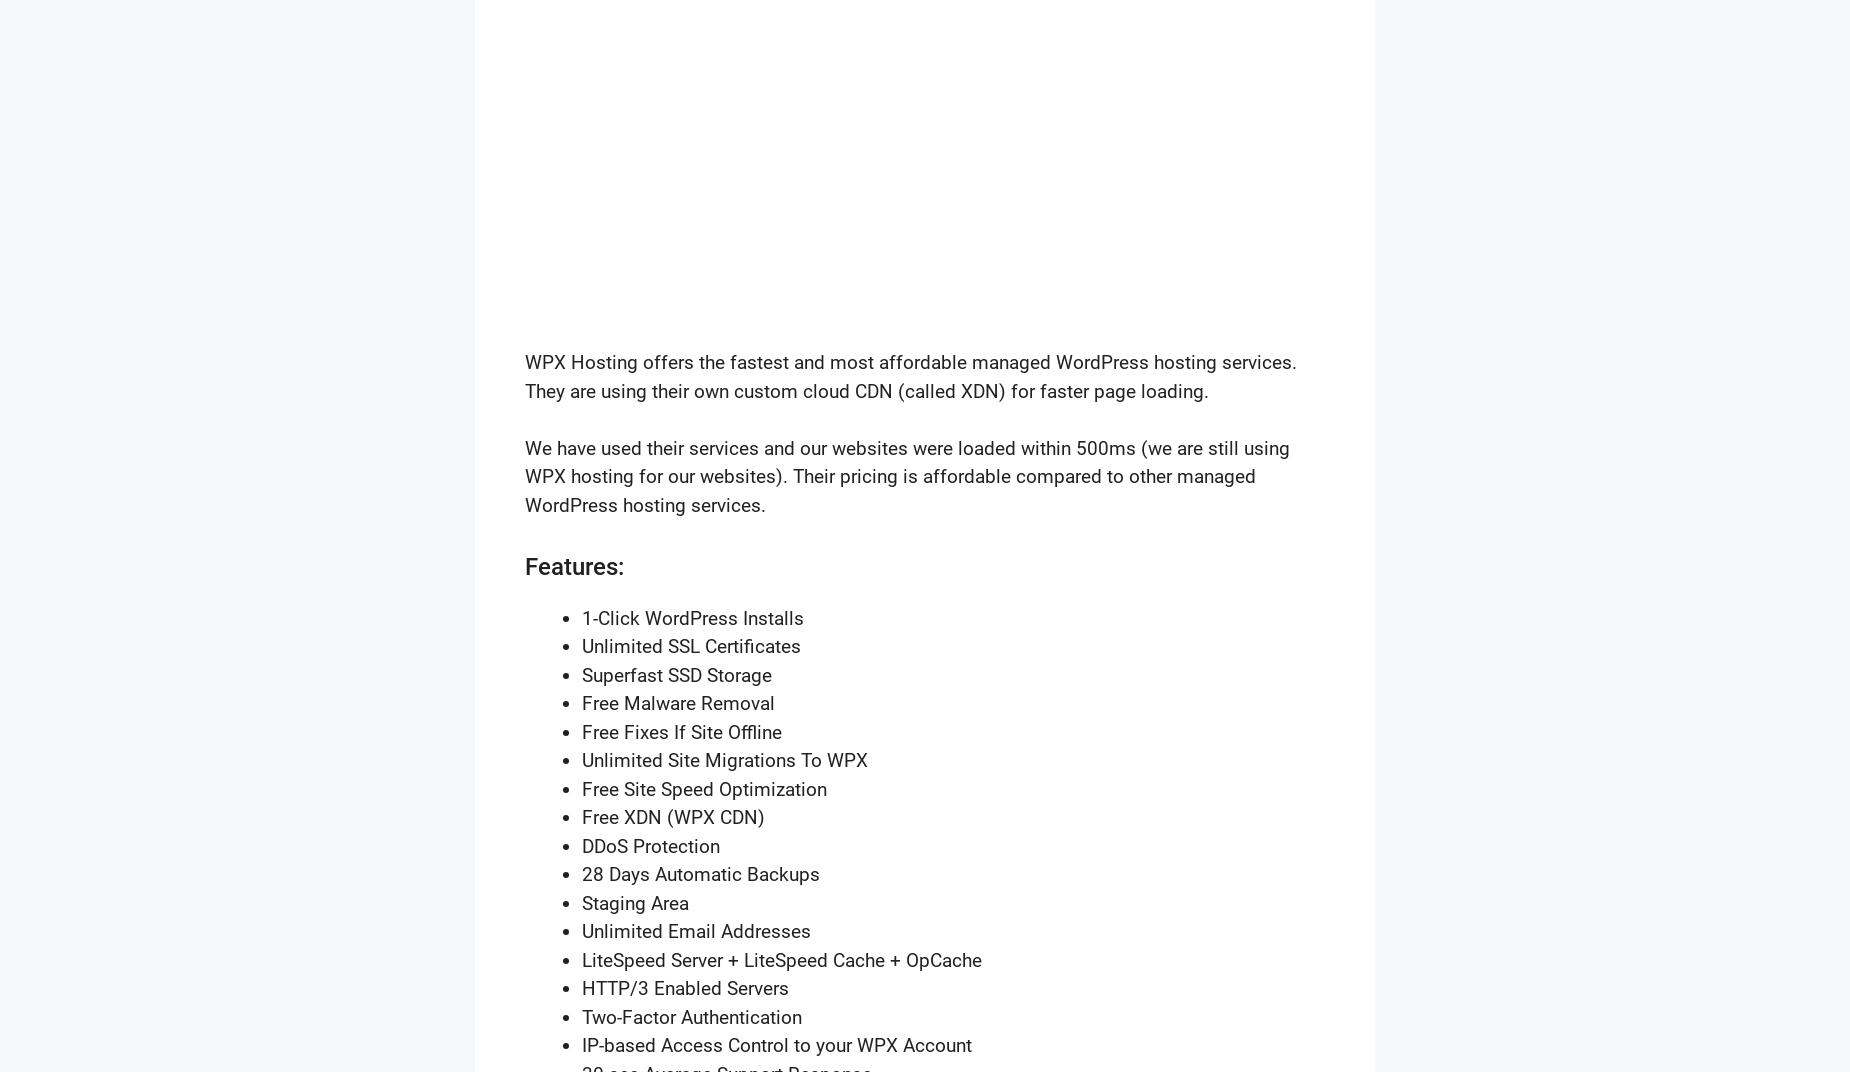 This screenshot has width=1850, height=1072. What do you see at coordinates (676, 673) in the screenshot?
I see `'Superfast SSD Storage'` at bounding box center [676, 673].